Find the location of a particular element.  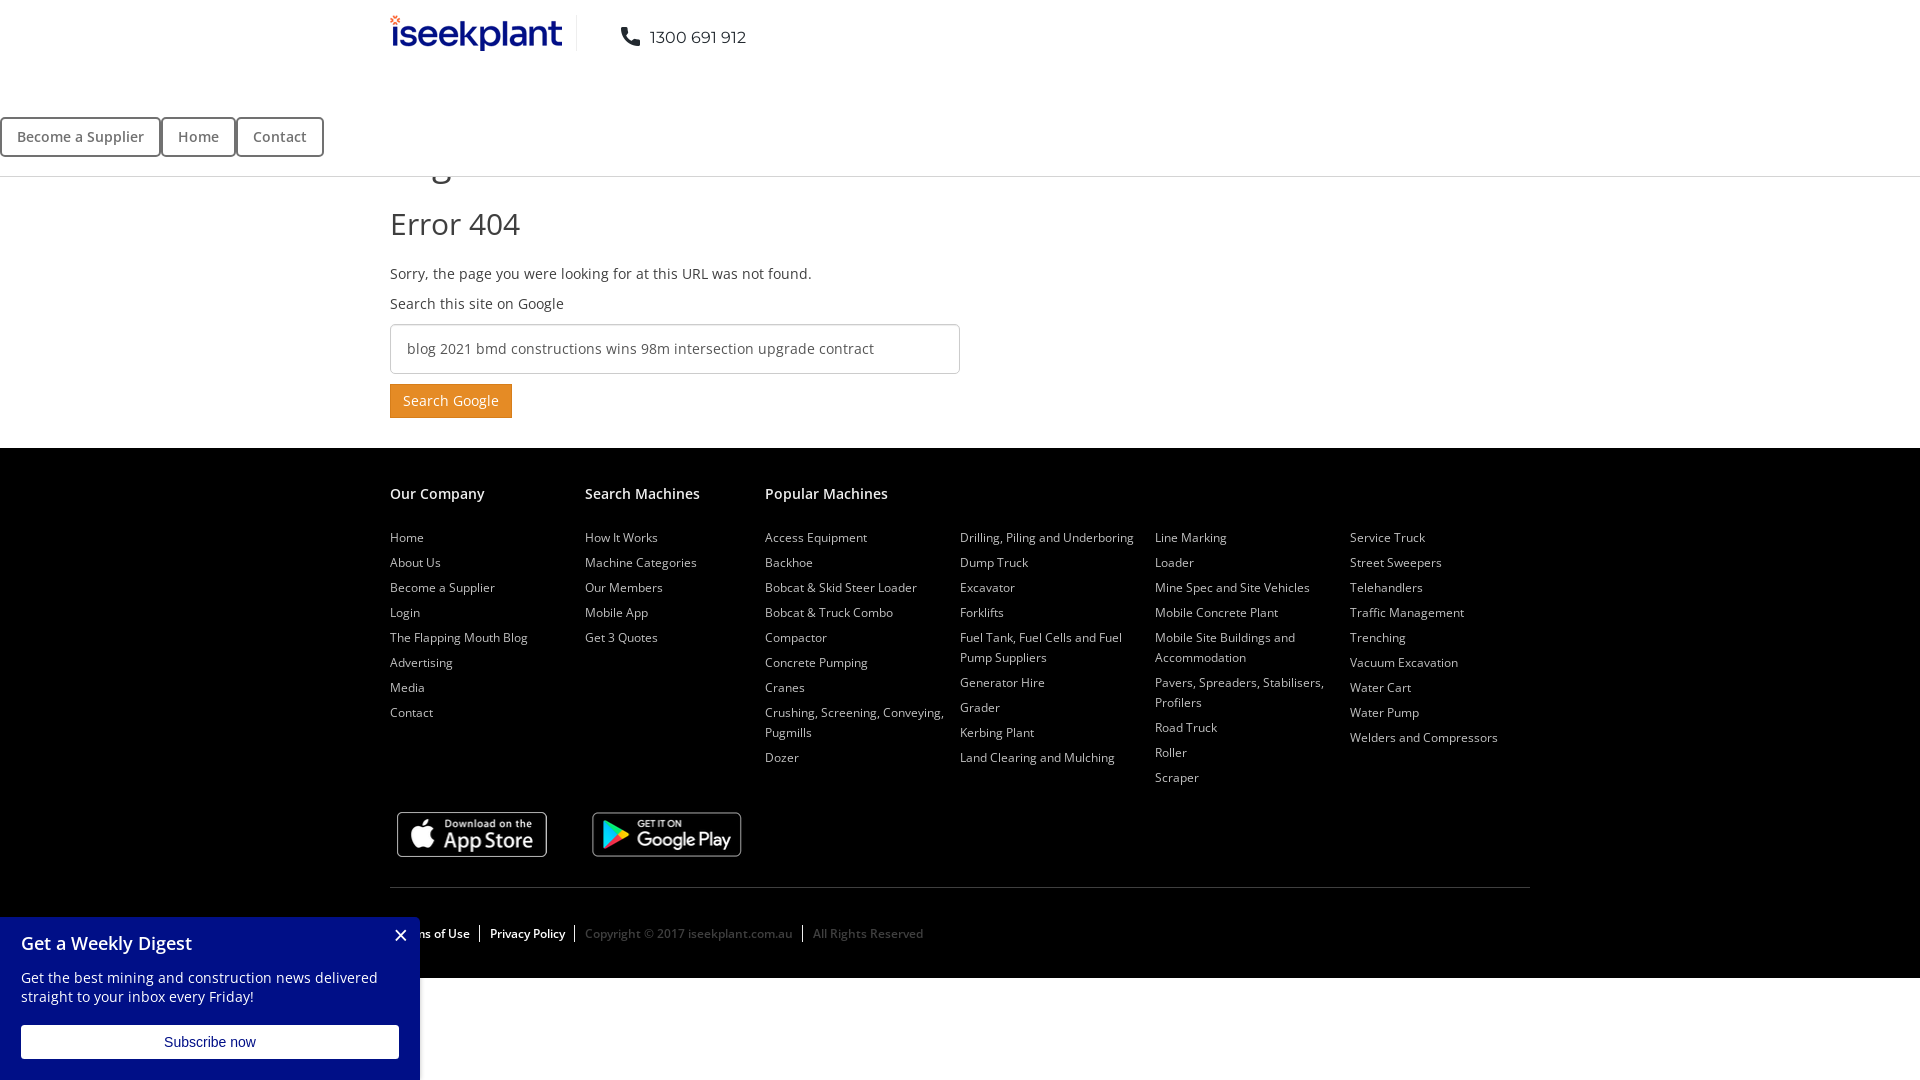

'Search Google' is located at coordinates (450, 401).